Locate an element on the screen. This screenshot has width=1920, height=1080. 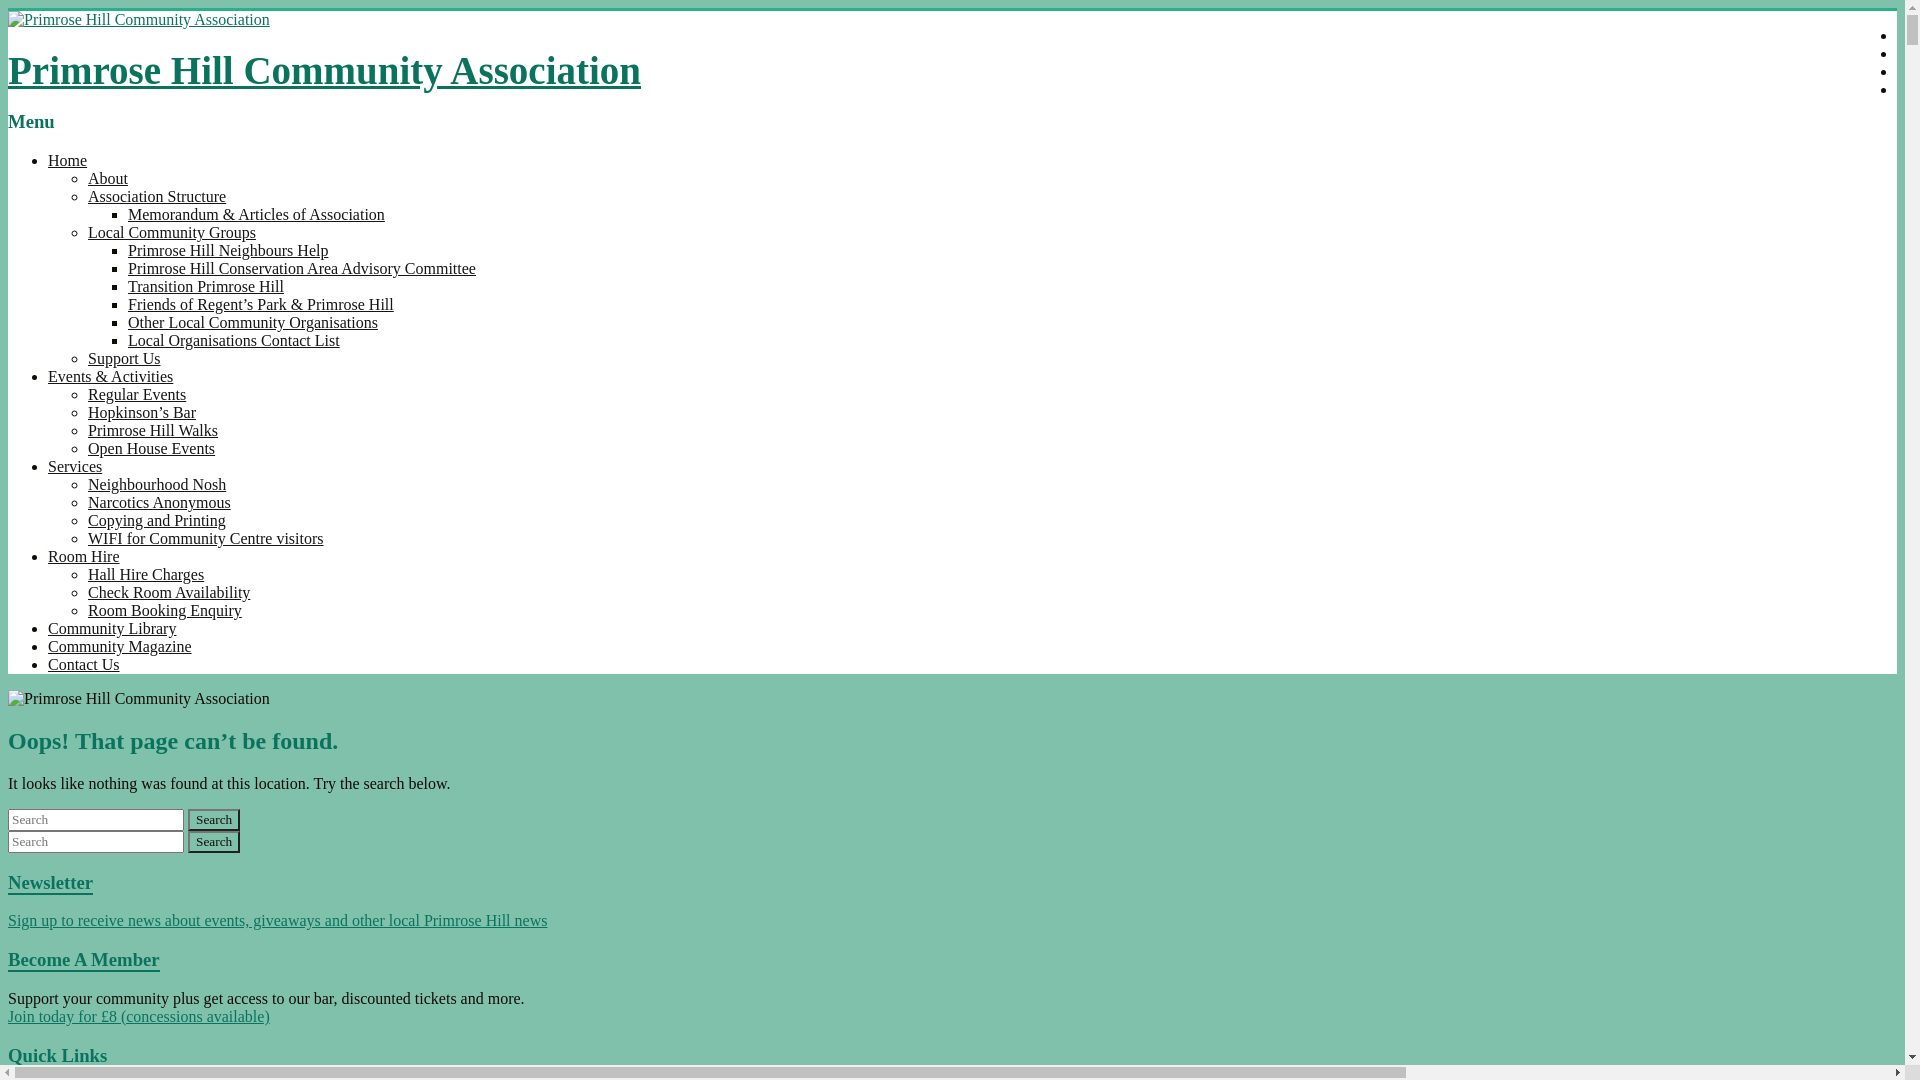
'Primrose Hill Walks' is located at coordinates (152, 429).